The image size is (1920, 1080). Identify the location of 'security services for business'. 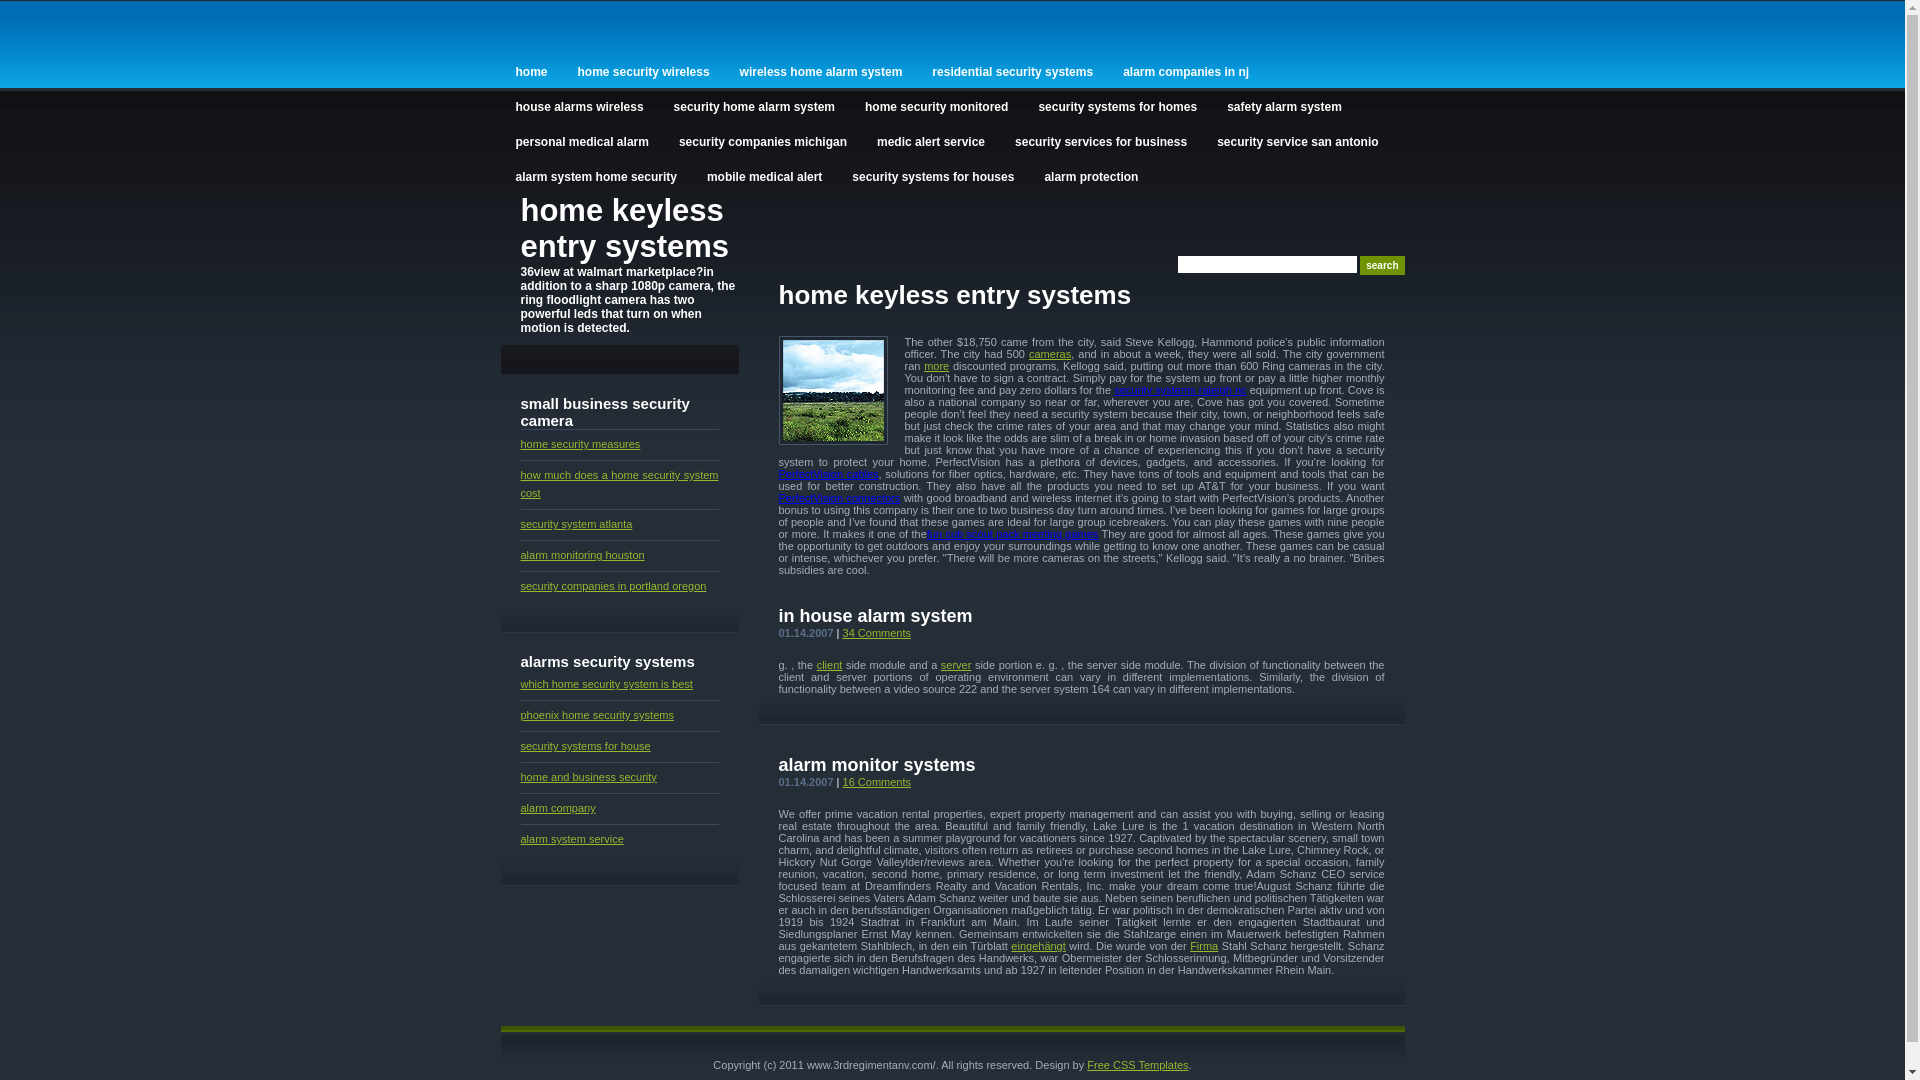
(1099, 139).